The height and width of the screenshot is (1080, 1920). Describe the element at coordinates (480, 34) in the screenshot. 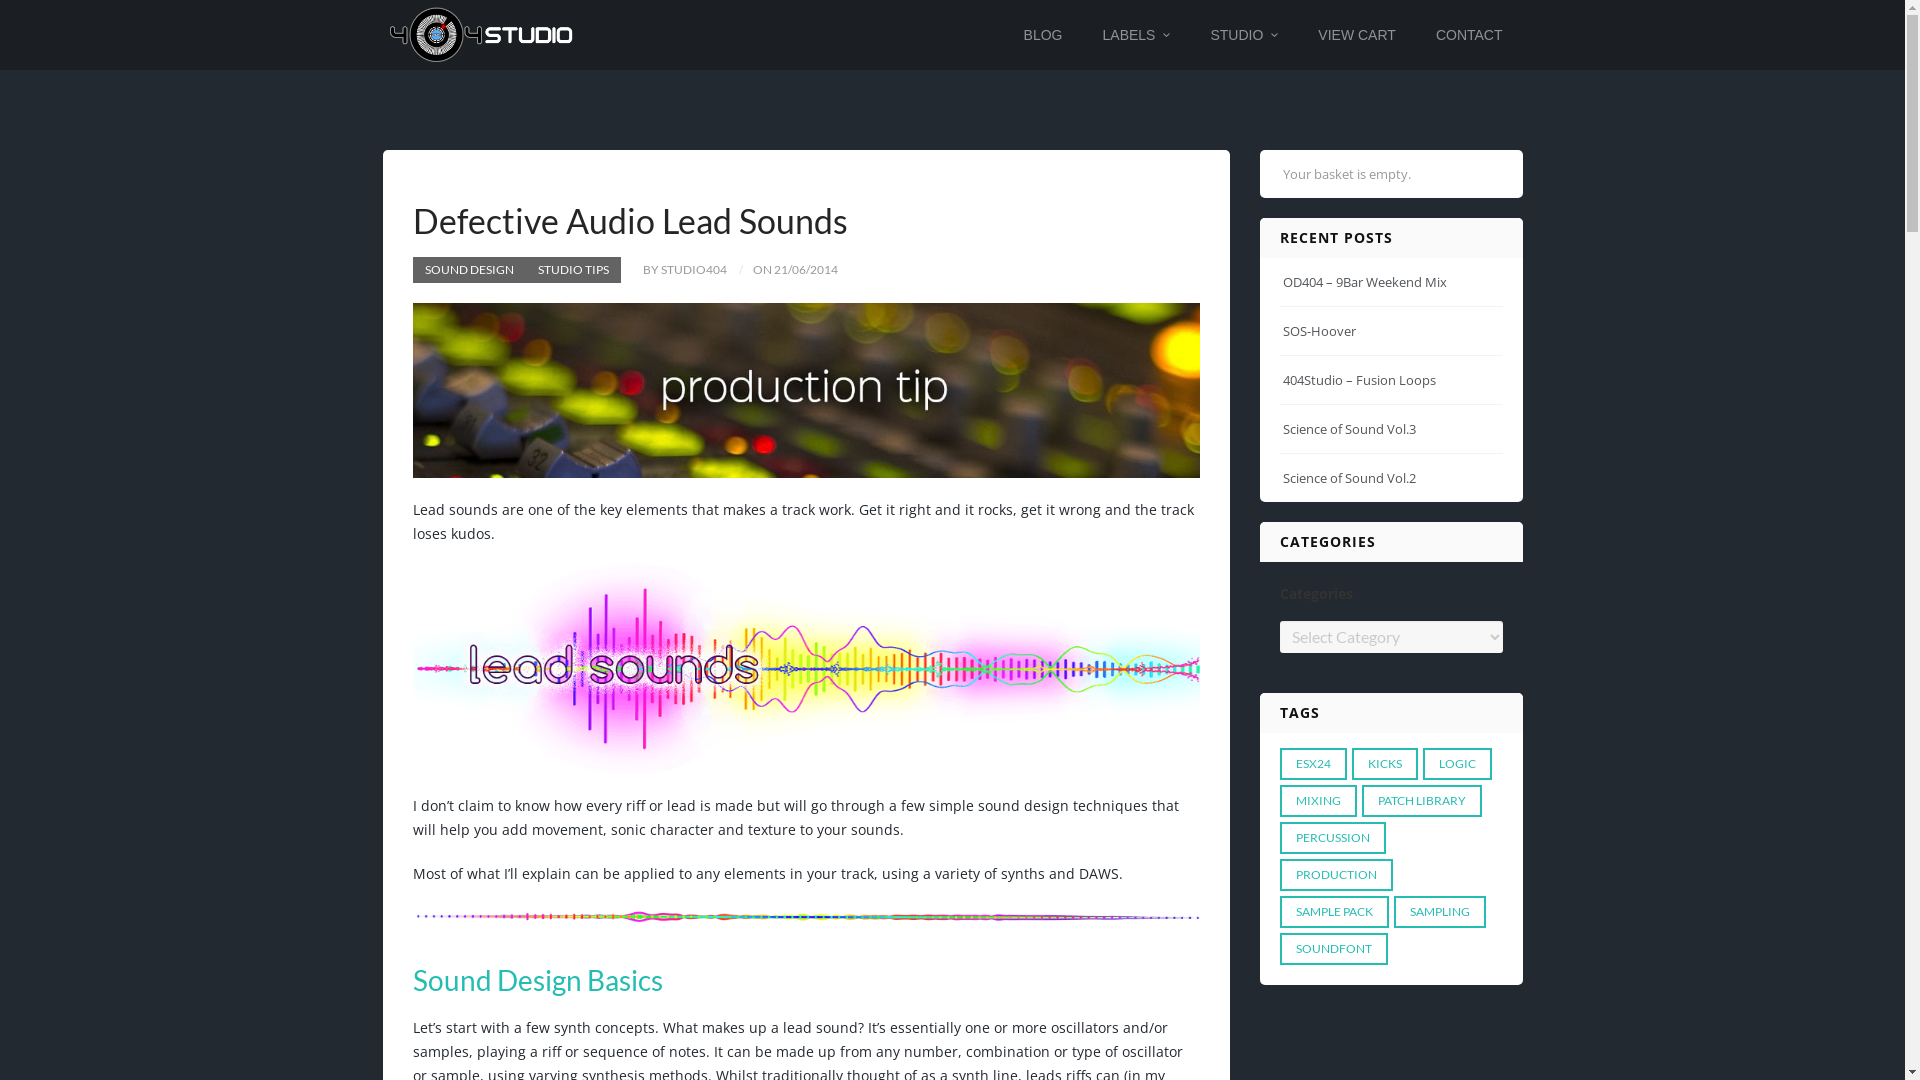

I see `'404Studio - Audio Production & Sound Design'` at that location.